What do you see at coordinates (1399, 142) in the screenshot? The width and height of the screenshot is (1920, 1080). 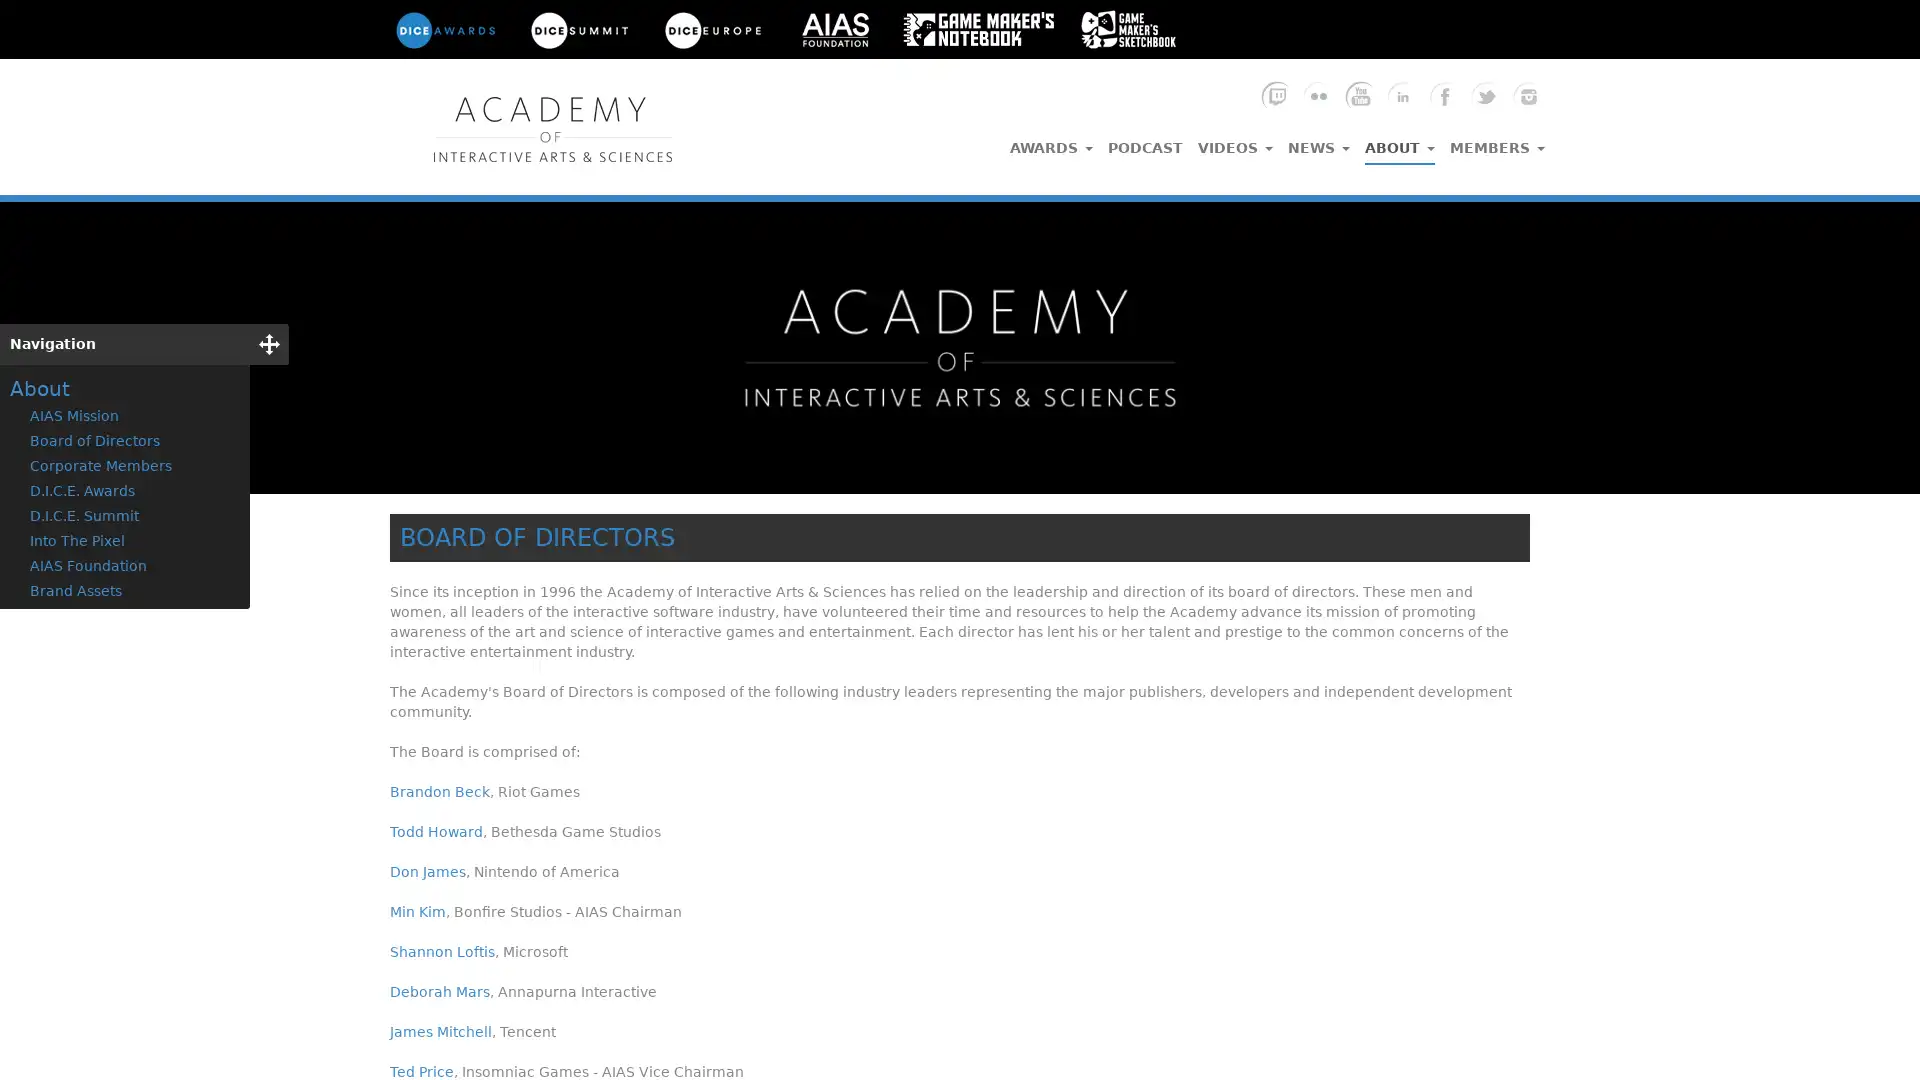 I see `ABOUT` at bounding box center [1399, 142].